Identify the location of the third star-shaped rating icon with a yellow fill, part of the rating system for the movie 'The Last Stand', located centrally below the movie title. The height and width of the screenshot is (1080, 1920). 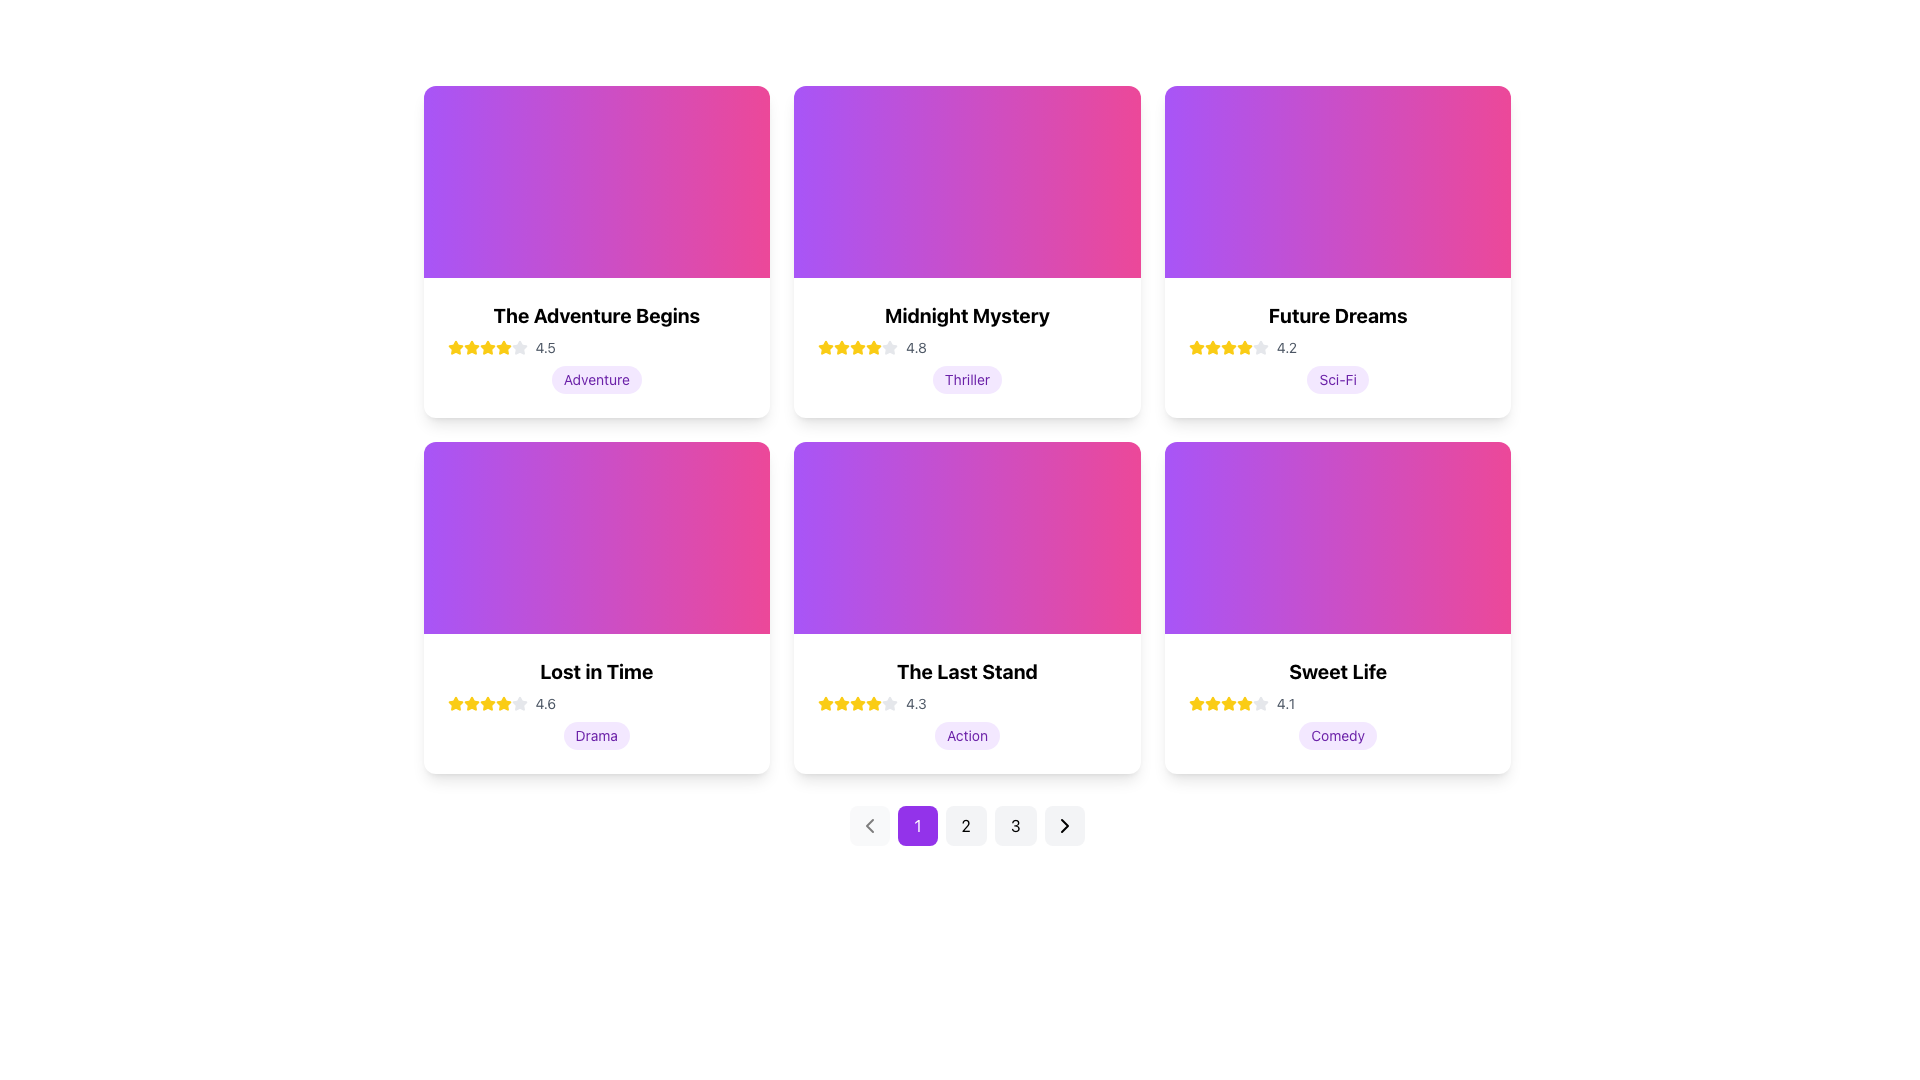
(858, 702).